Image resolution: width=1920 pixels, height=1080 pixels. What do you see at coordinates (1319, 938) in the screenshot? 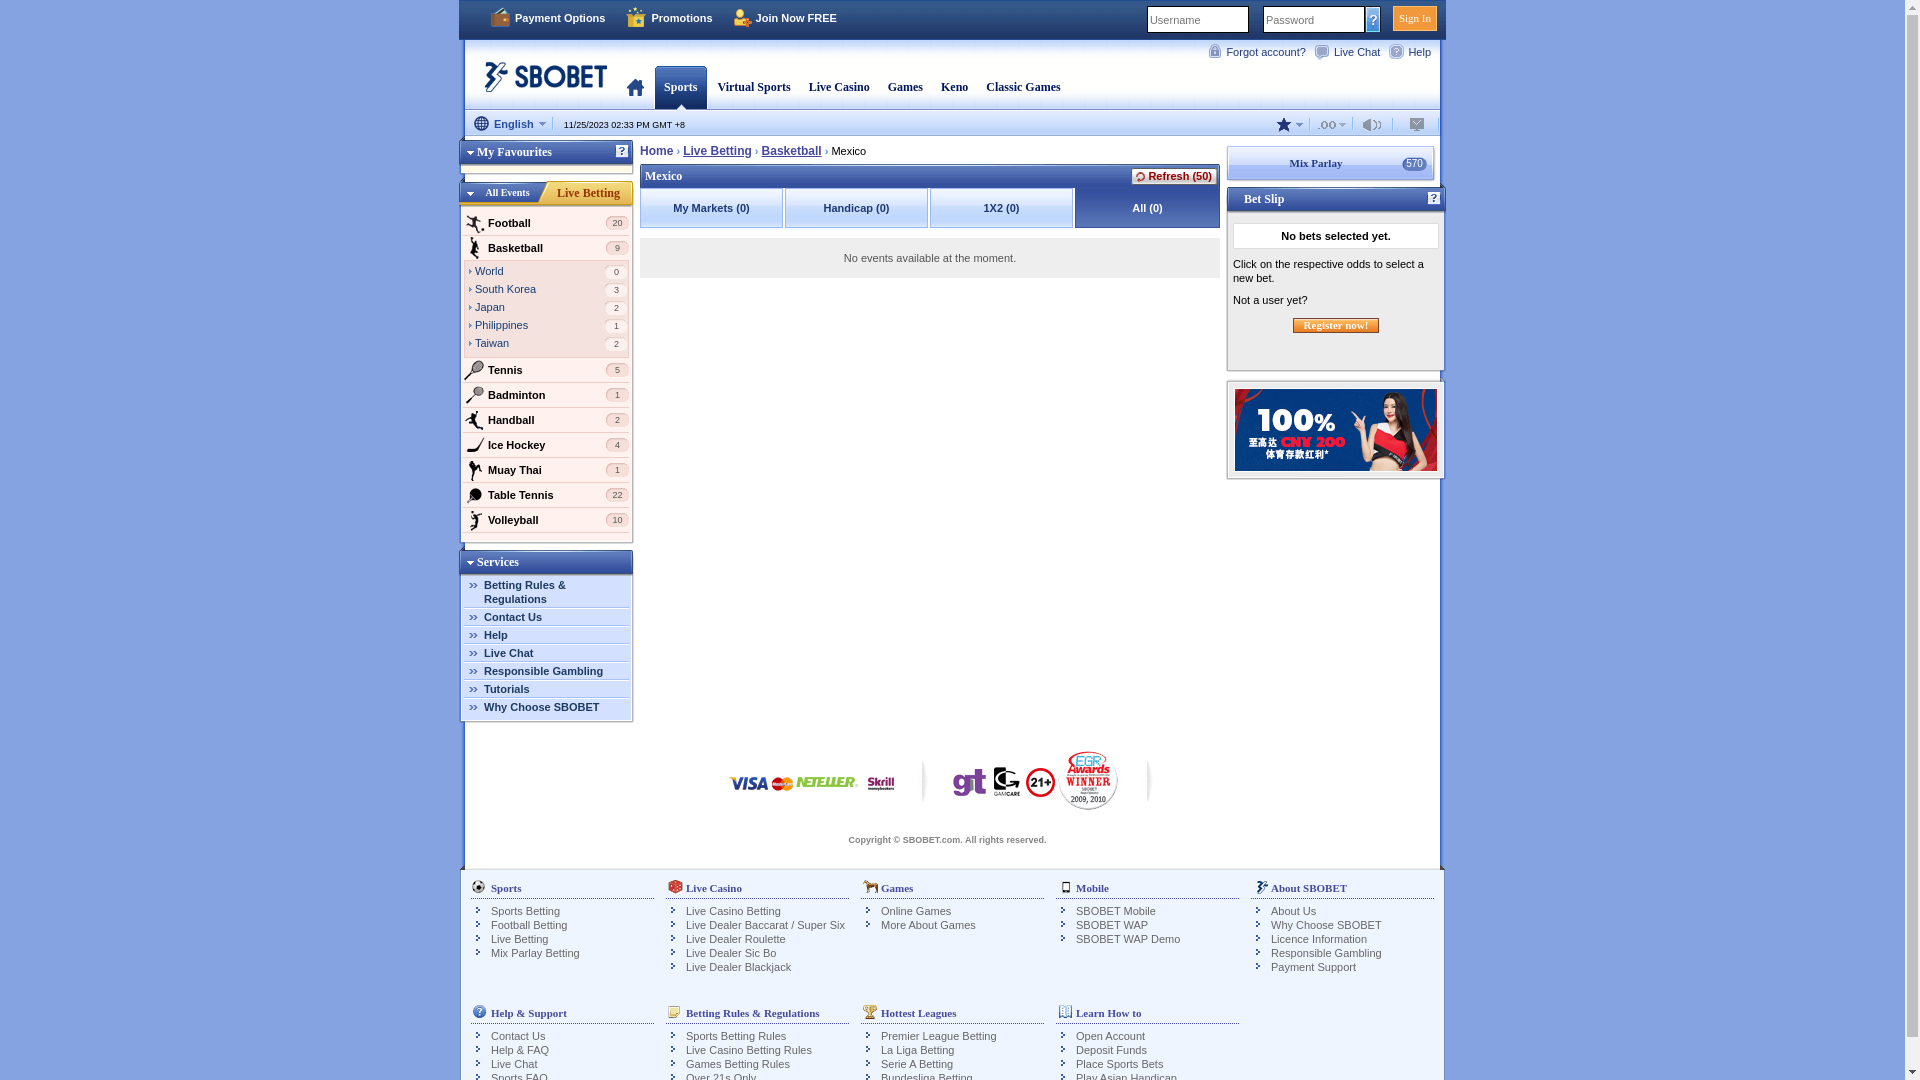
I see `'Licence Information'` at bounding box center [1319, 938].